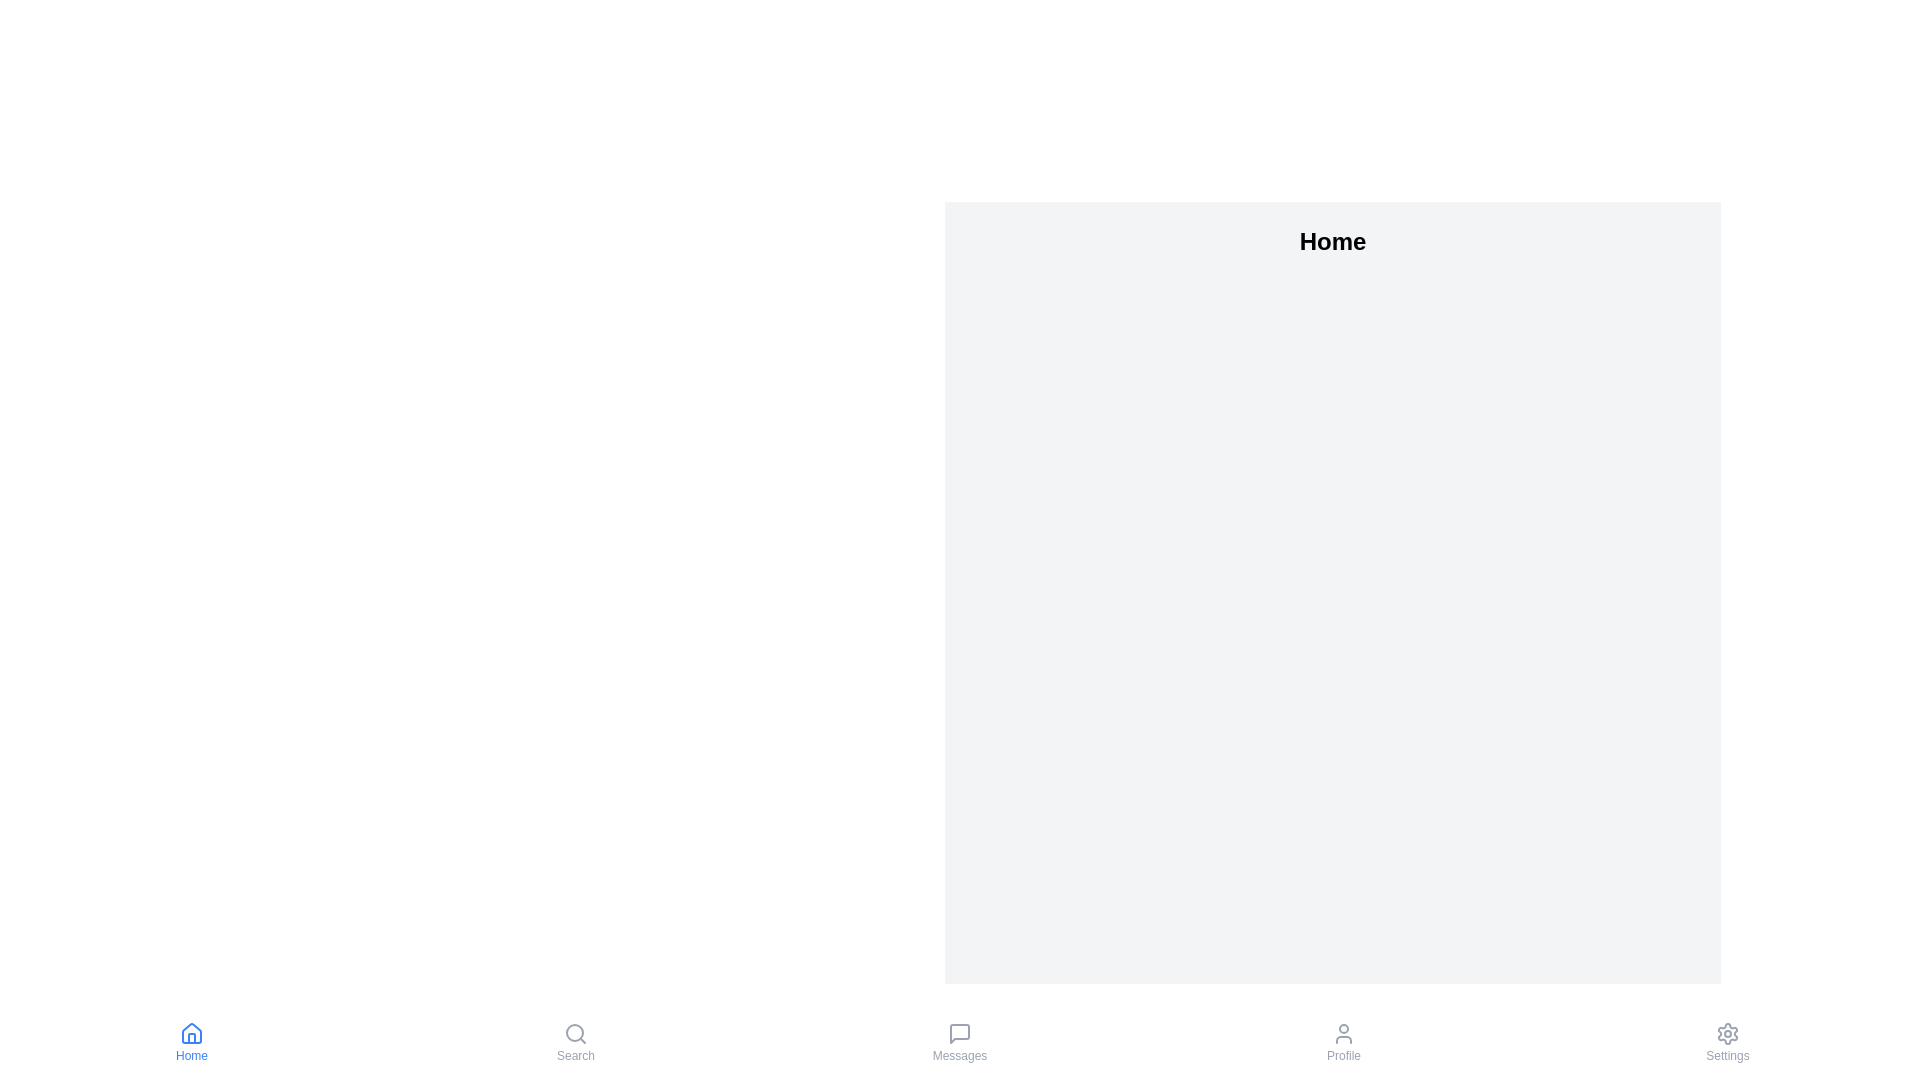 Image resolution: width=1920 pixels, height=1080 pixels. What do you see at coordinates (575, 1055) in the screenshot?
I see `the Text Label that serves as a label for the search functionality located in the bottom navigation bar, below the 'Search' icon` at bounding box center [575, 1055].